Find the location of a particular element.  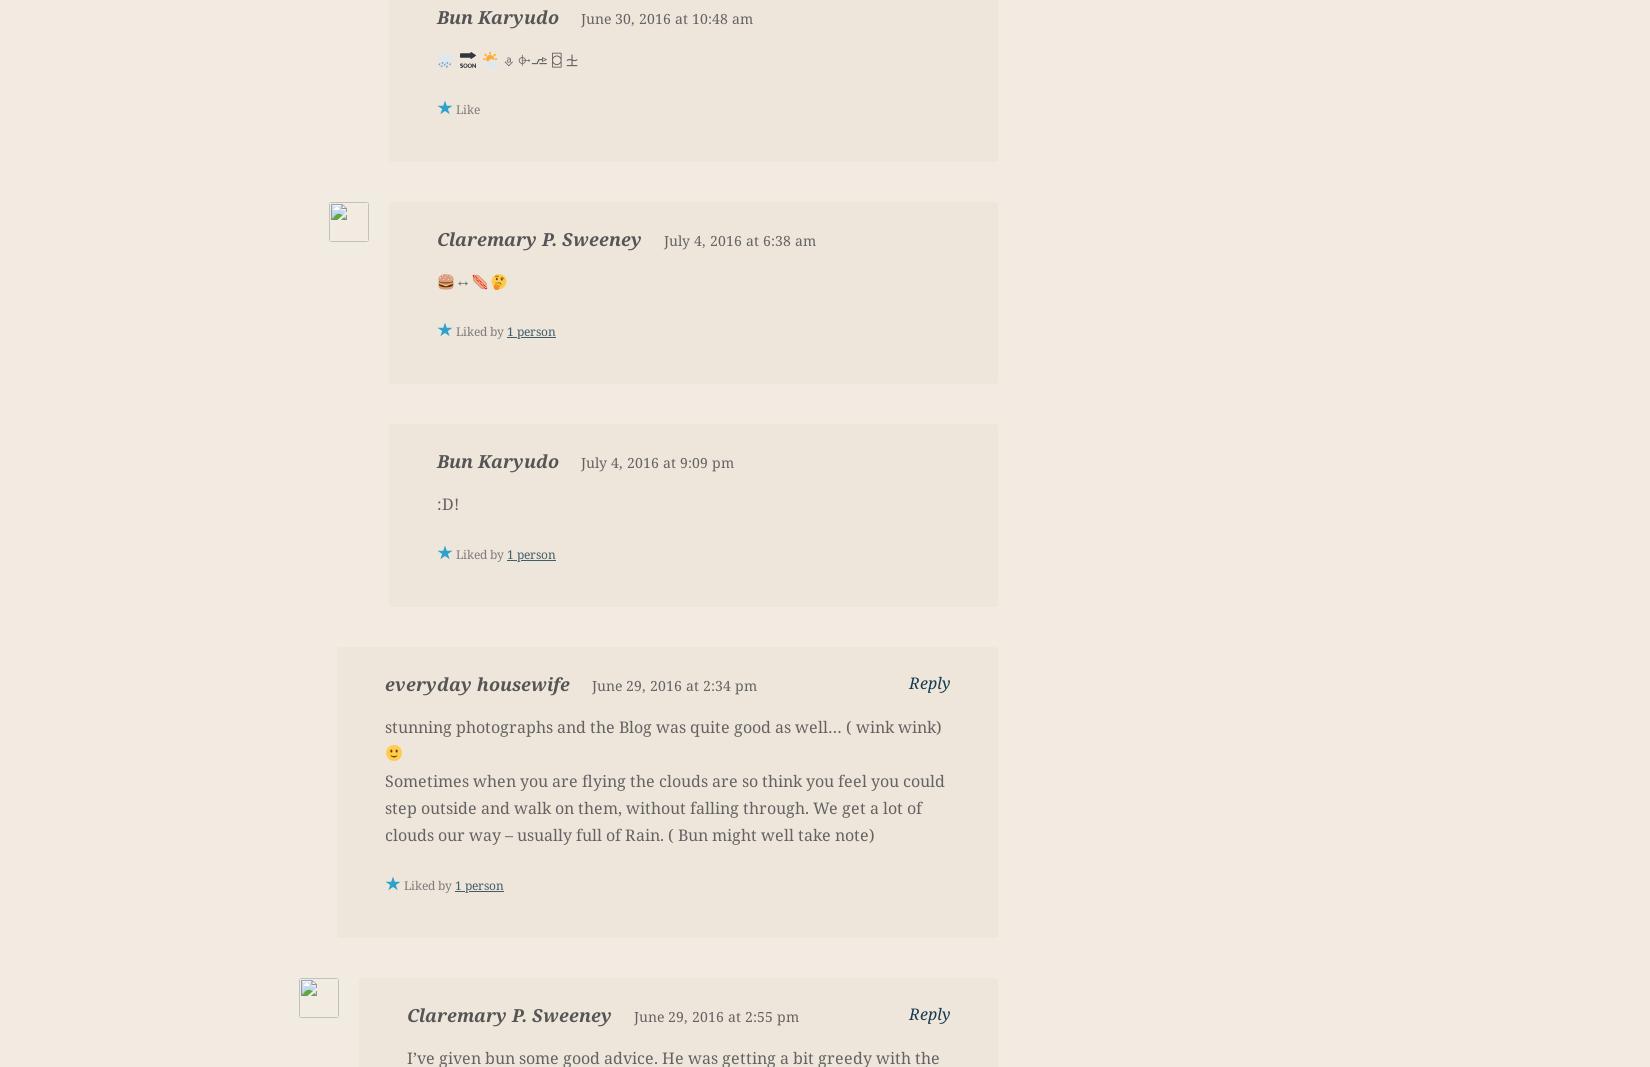

'June 29, 2016 at 2:34 pm' is located at coordinates (673, 684).